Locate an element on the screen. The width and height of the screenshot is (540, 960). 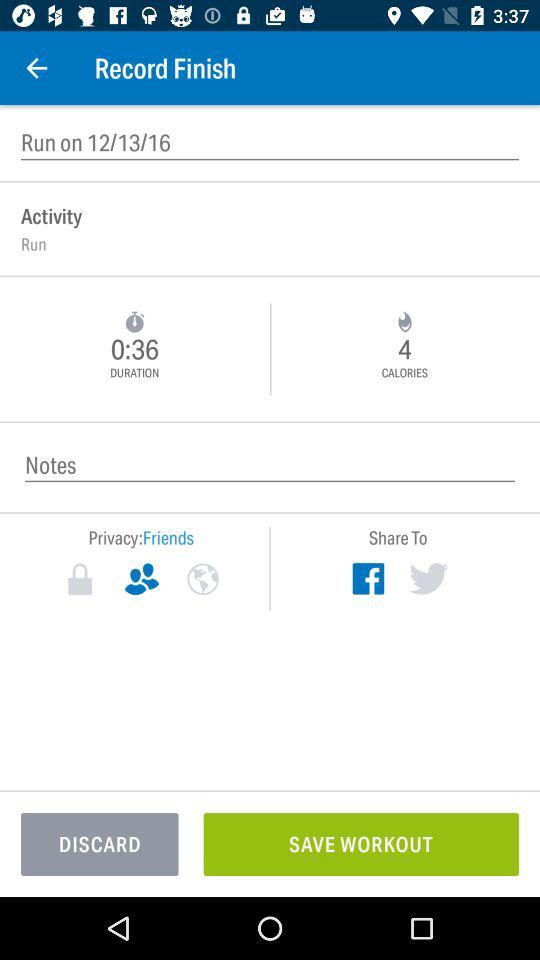
item at the bottom right corner is located at coordinates (360, 843).